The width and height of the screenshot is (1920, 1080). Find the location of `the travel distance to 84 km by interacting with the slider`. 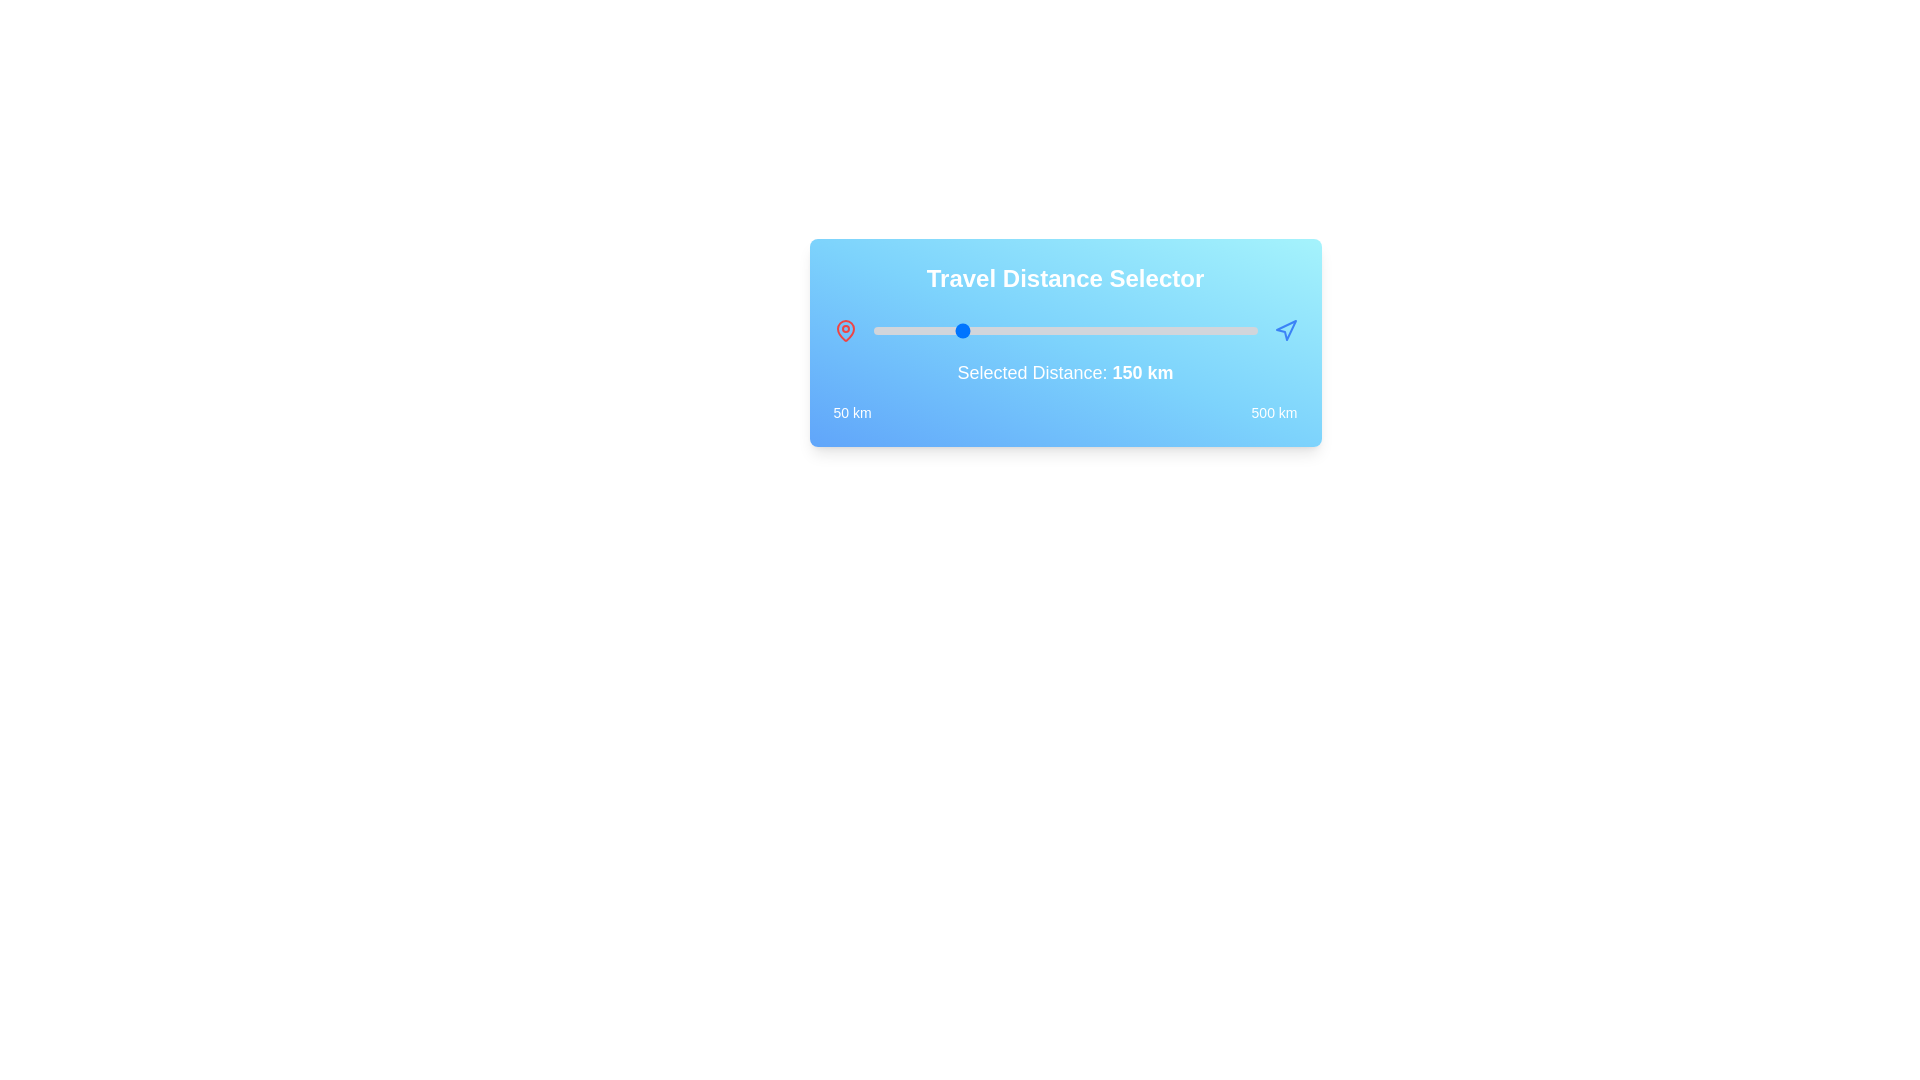

the travel distance to 84 km by interacting with the slider is located at coordinates (901, 330).